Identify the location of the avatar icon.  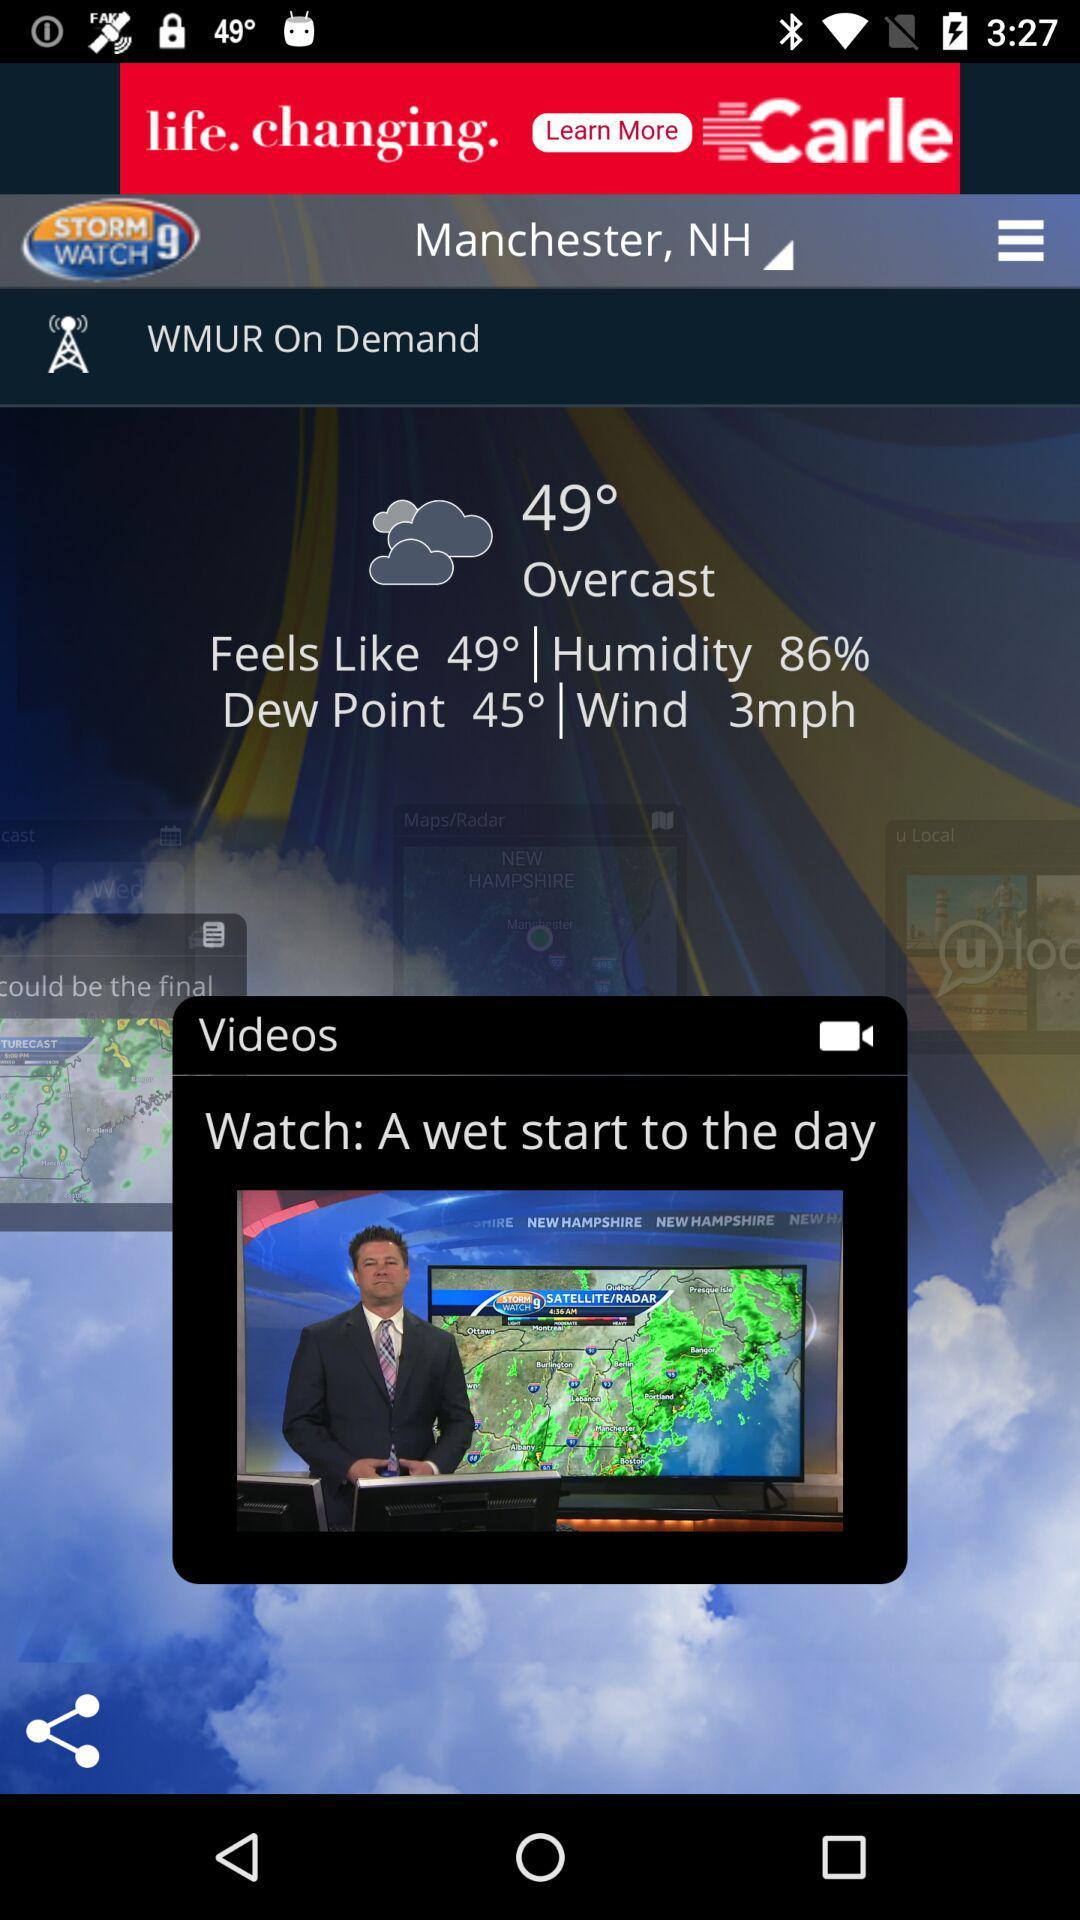
(131, 240).